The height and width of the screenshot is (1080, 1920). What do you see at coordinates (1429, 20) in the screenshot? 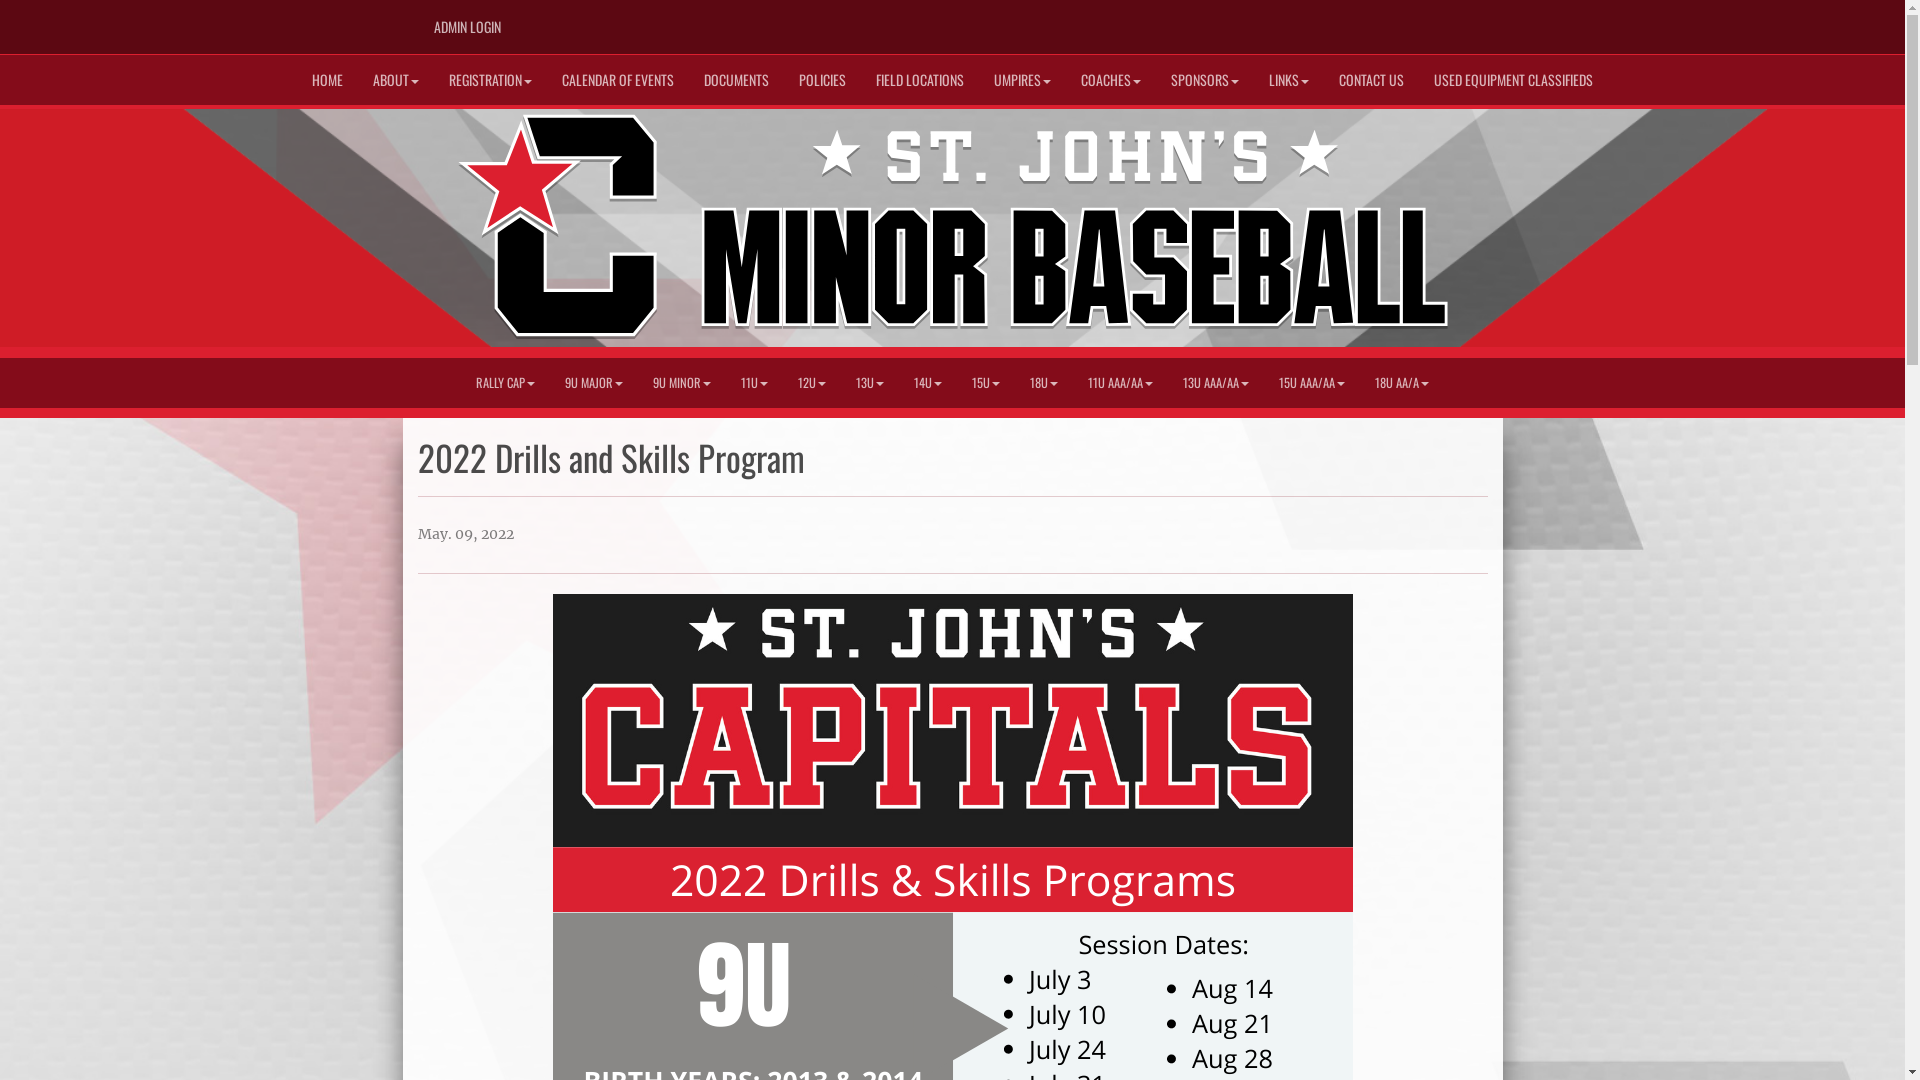
I see `'Twitter'` at bounding box center [1429, 20].